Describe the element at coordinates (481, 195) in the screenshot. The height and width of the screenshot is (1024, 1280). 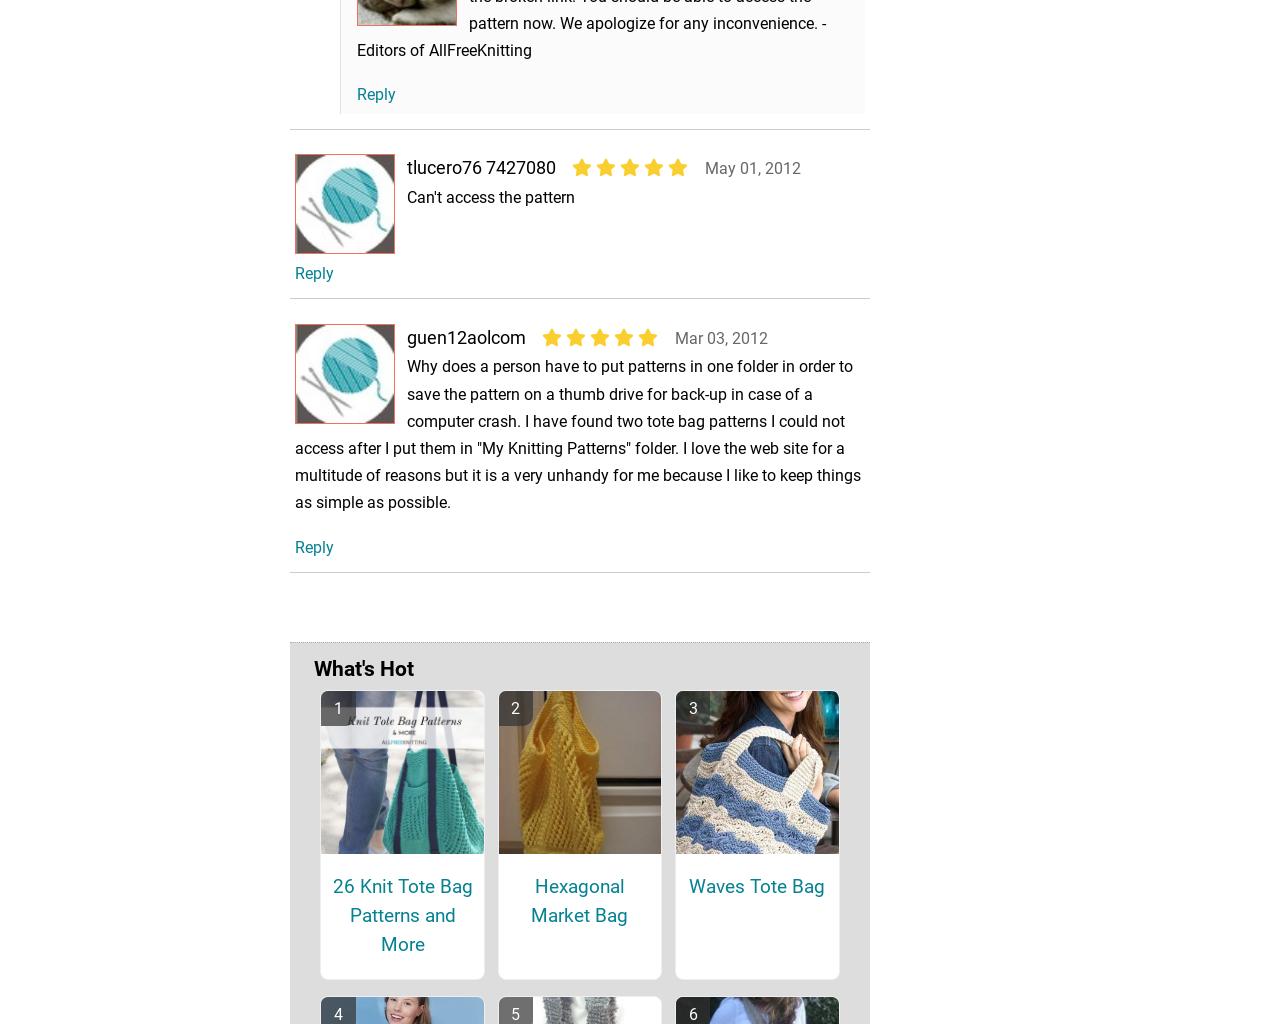
I see `'tlucero76 7427080'` at that location.